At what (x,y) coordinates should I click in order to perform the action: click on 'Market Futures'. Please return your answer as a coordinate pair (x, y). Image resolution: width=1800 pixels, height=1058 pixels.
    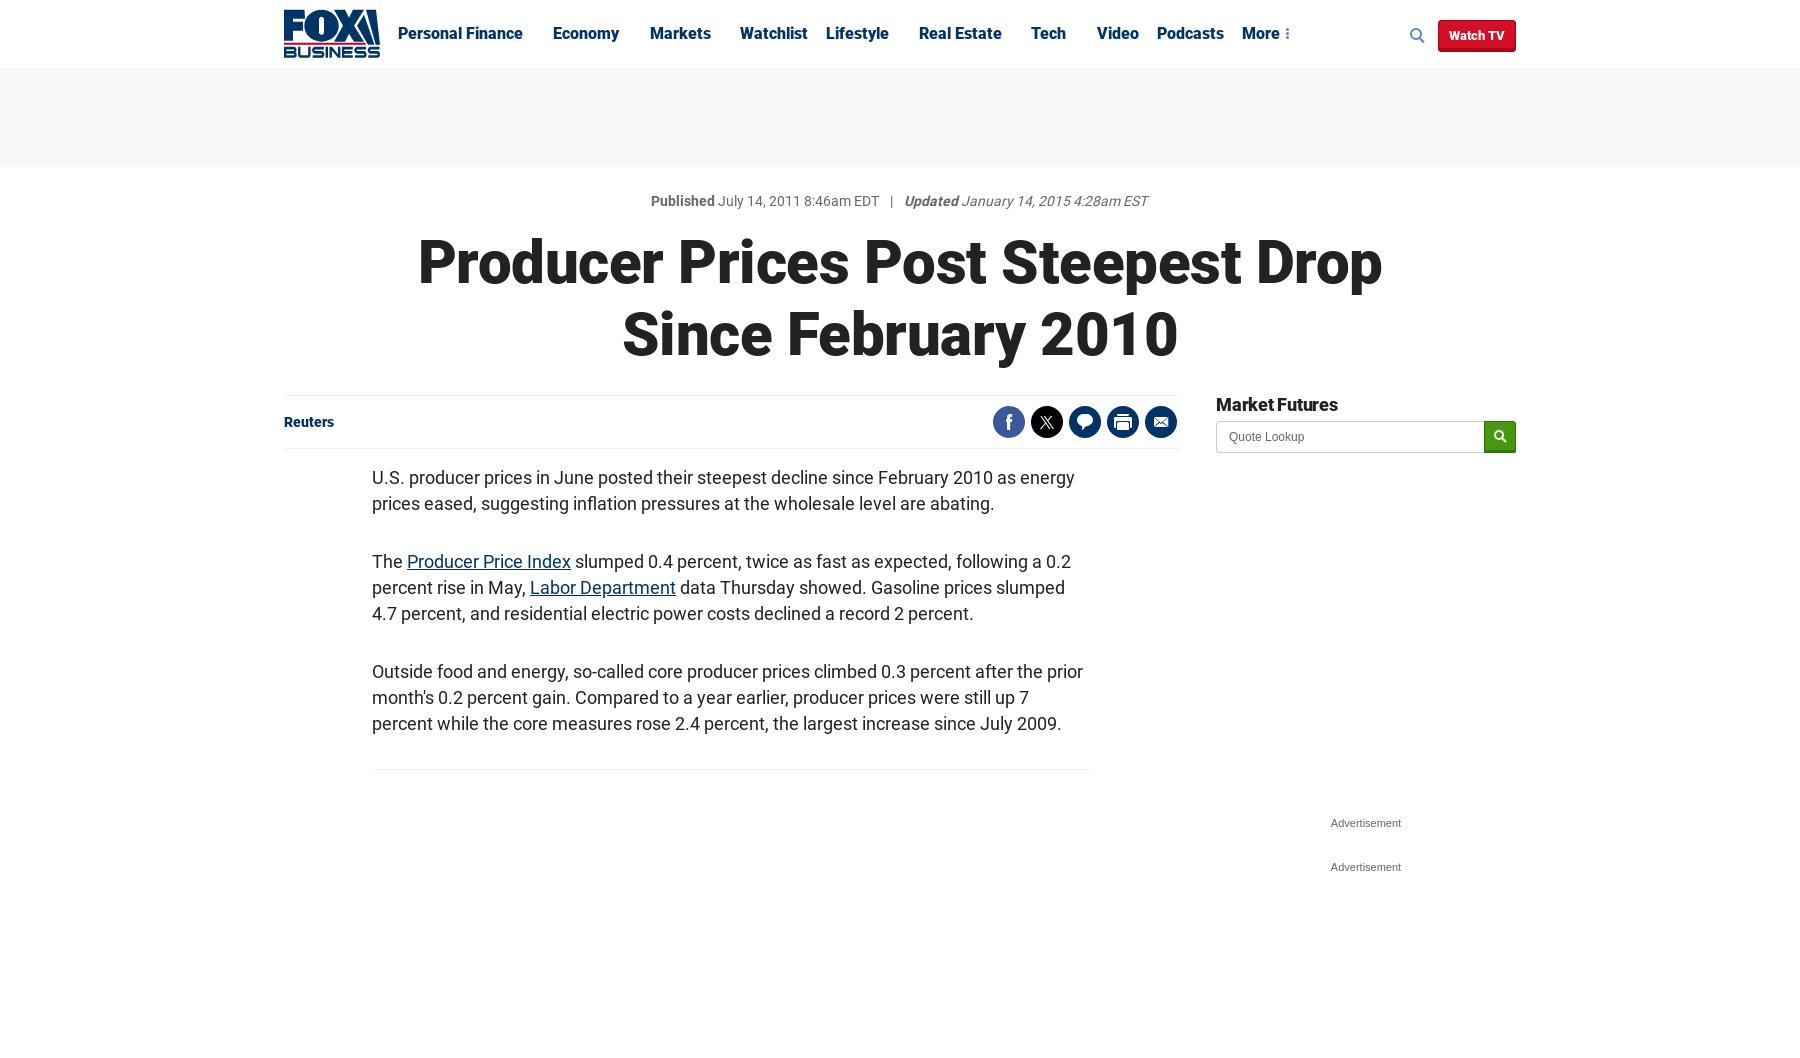
    Looking at the image, I should click on (1276, 404).